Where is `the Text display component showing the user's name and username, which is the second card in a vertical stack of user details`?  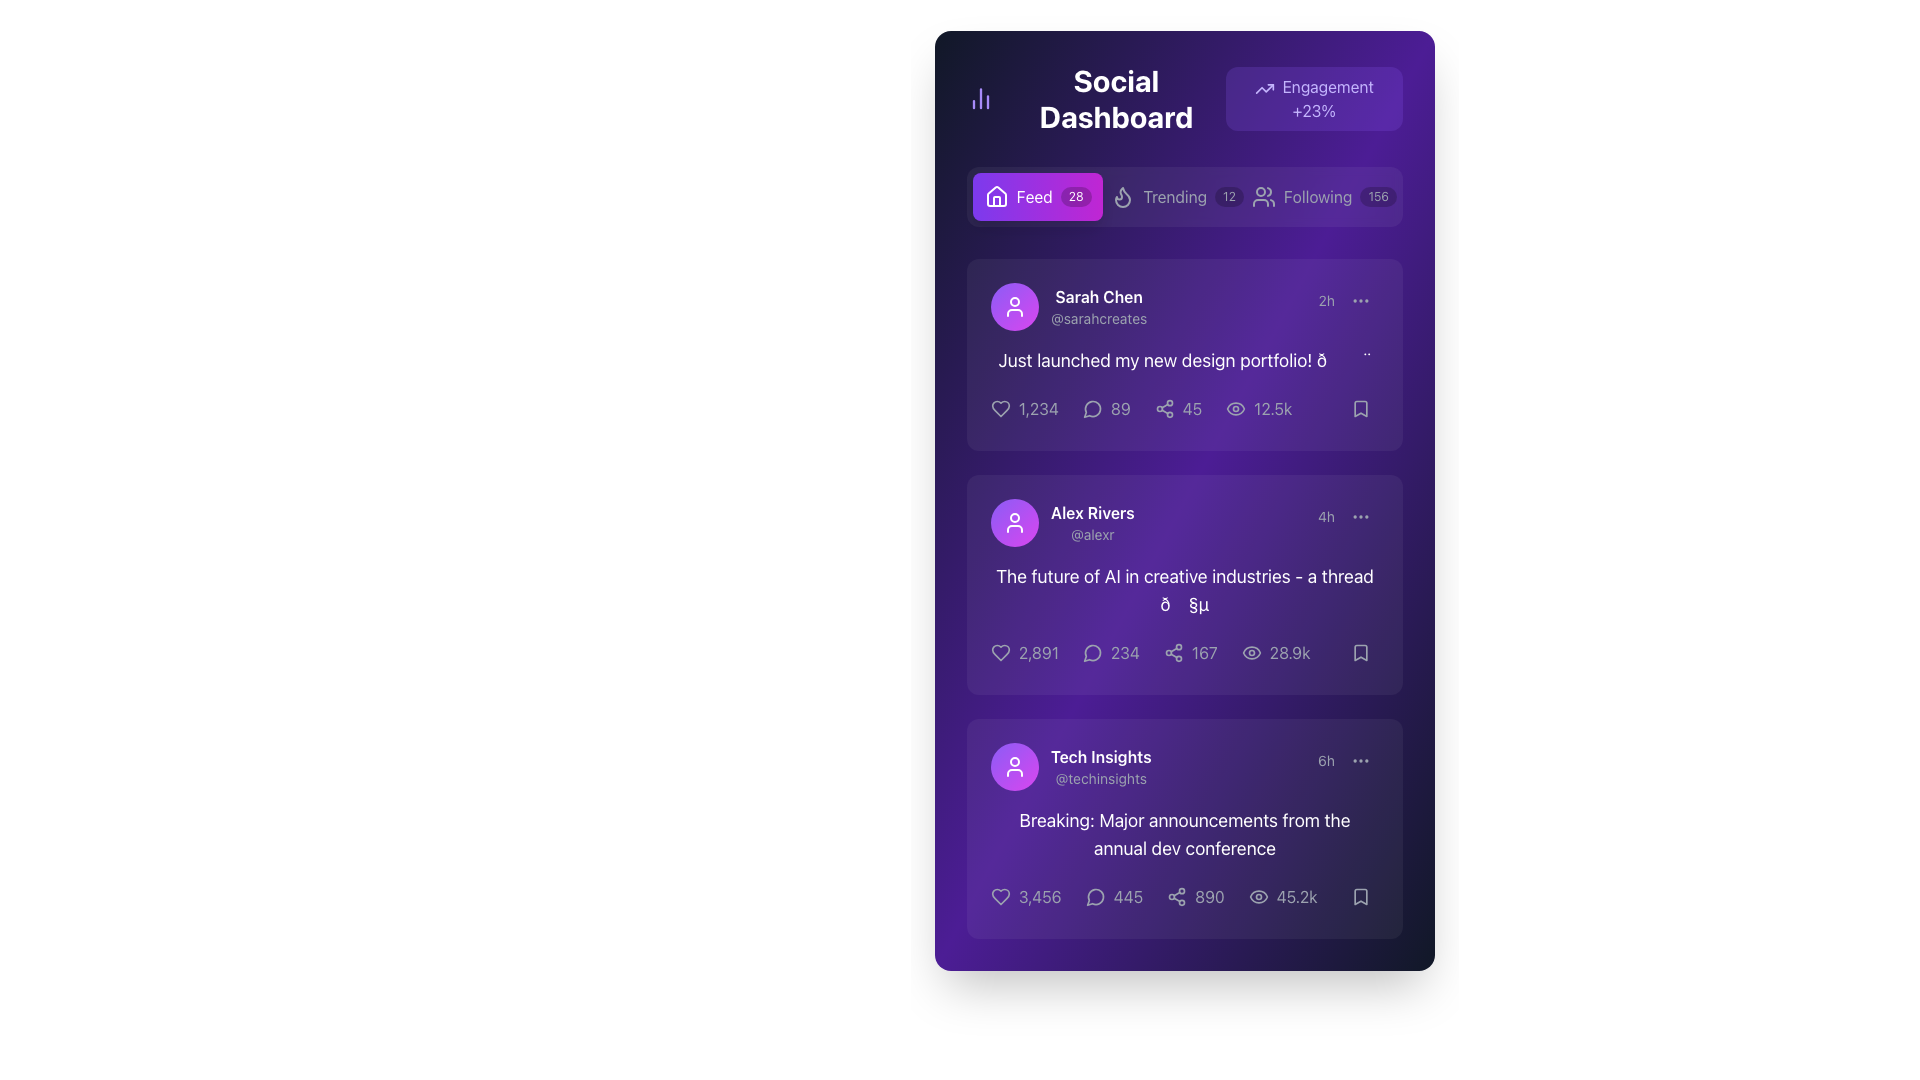 the Text display component showing the user's name and username, which is the second card in a vertical stack of user details is located at coordinates (1091, 522).